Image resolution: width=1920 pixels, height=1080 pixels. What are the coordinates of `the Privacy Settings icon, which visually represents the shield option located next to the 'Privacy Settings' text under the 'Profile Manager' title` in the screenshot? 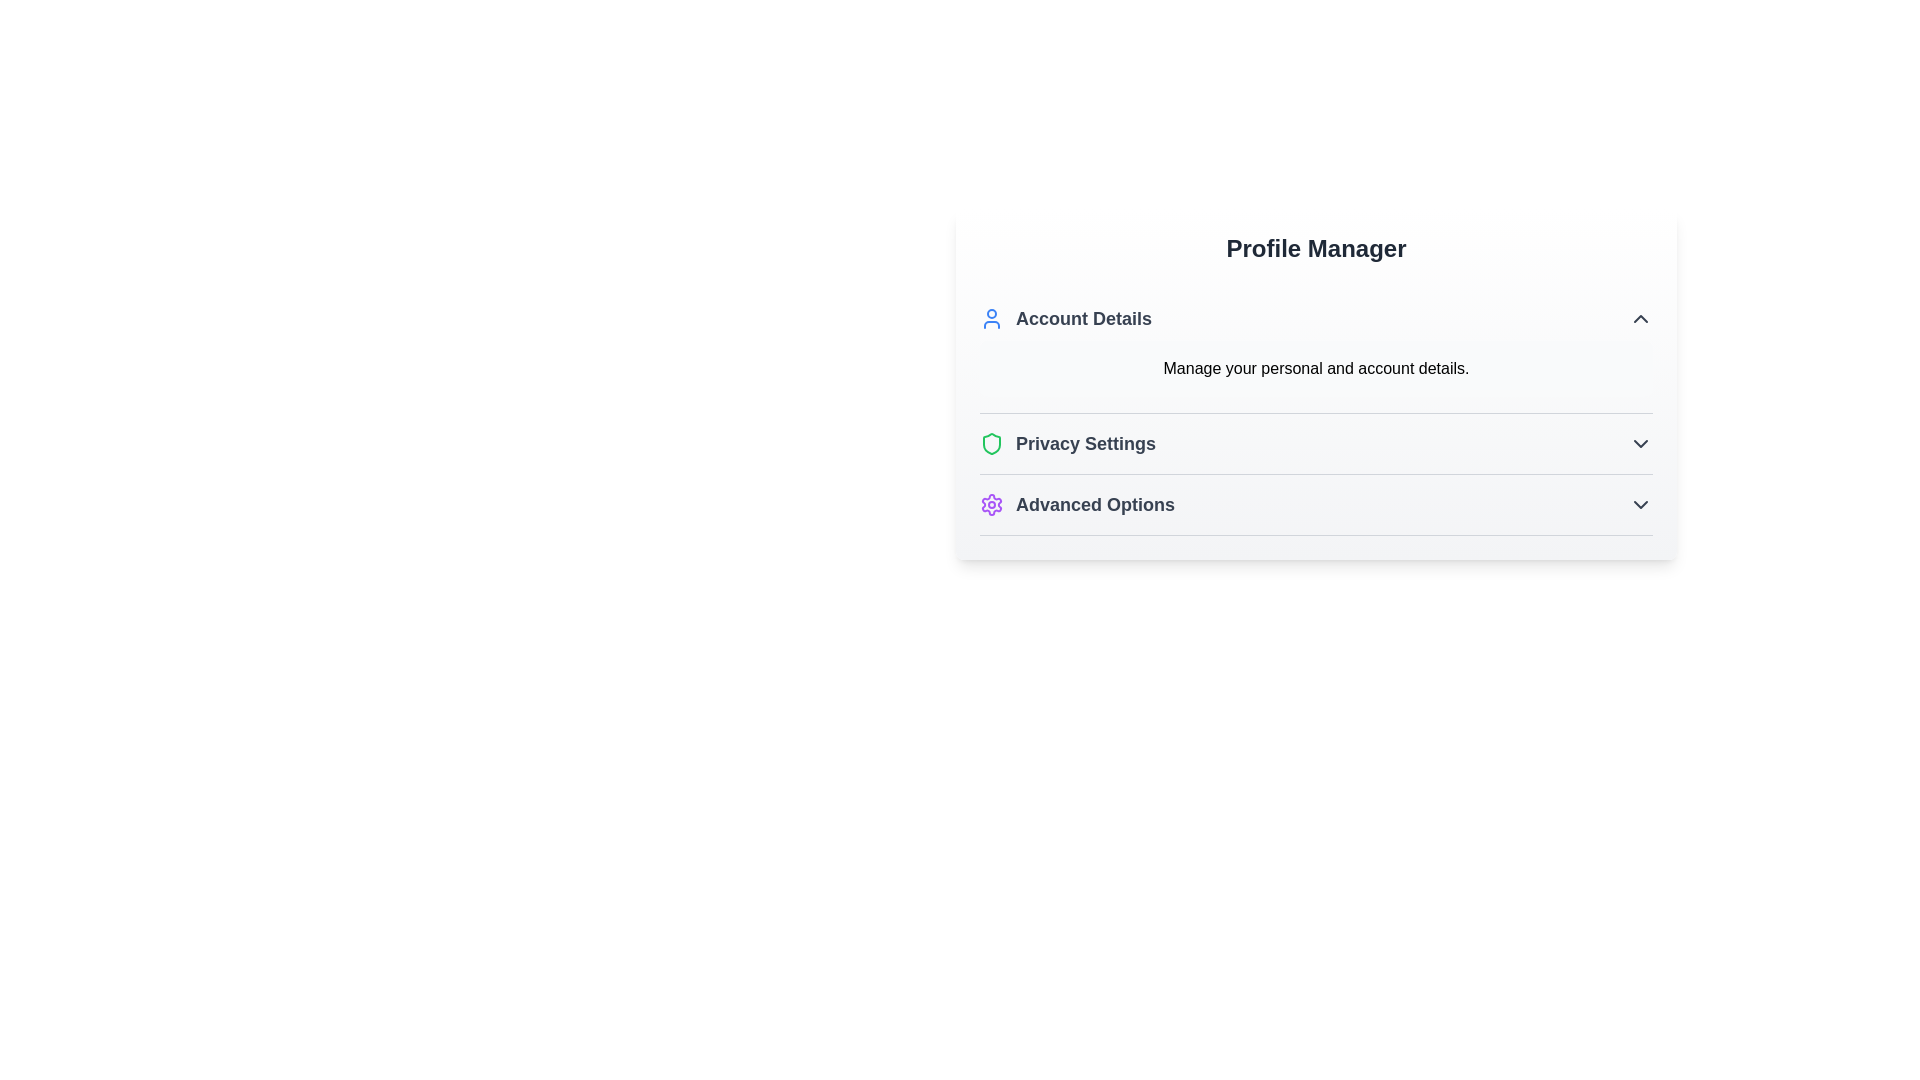 It's located at (992, 442).